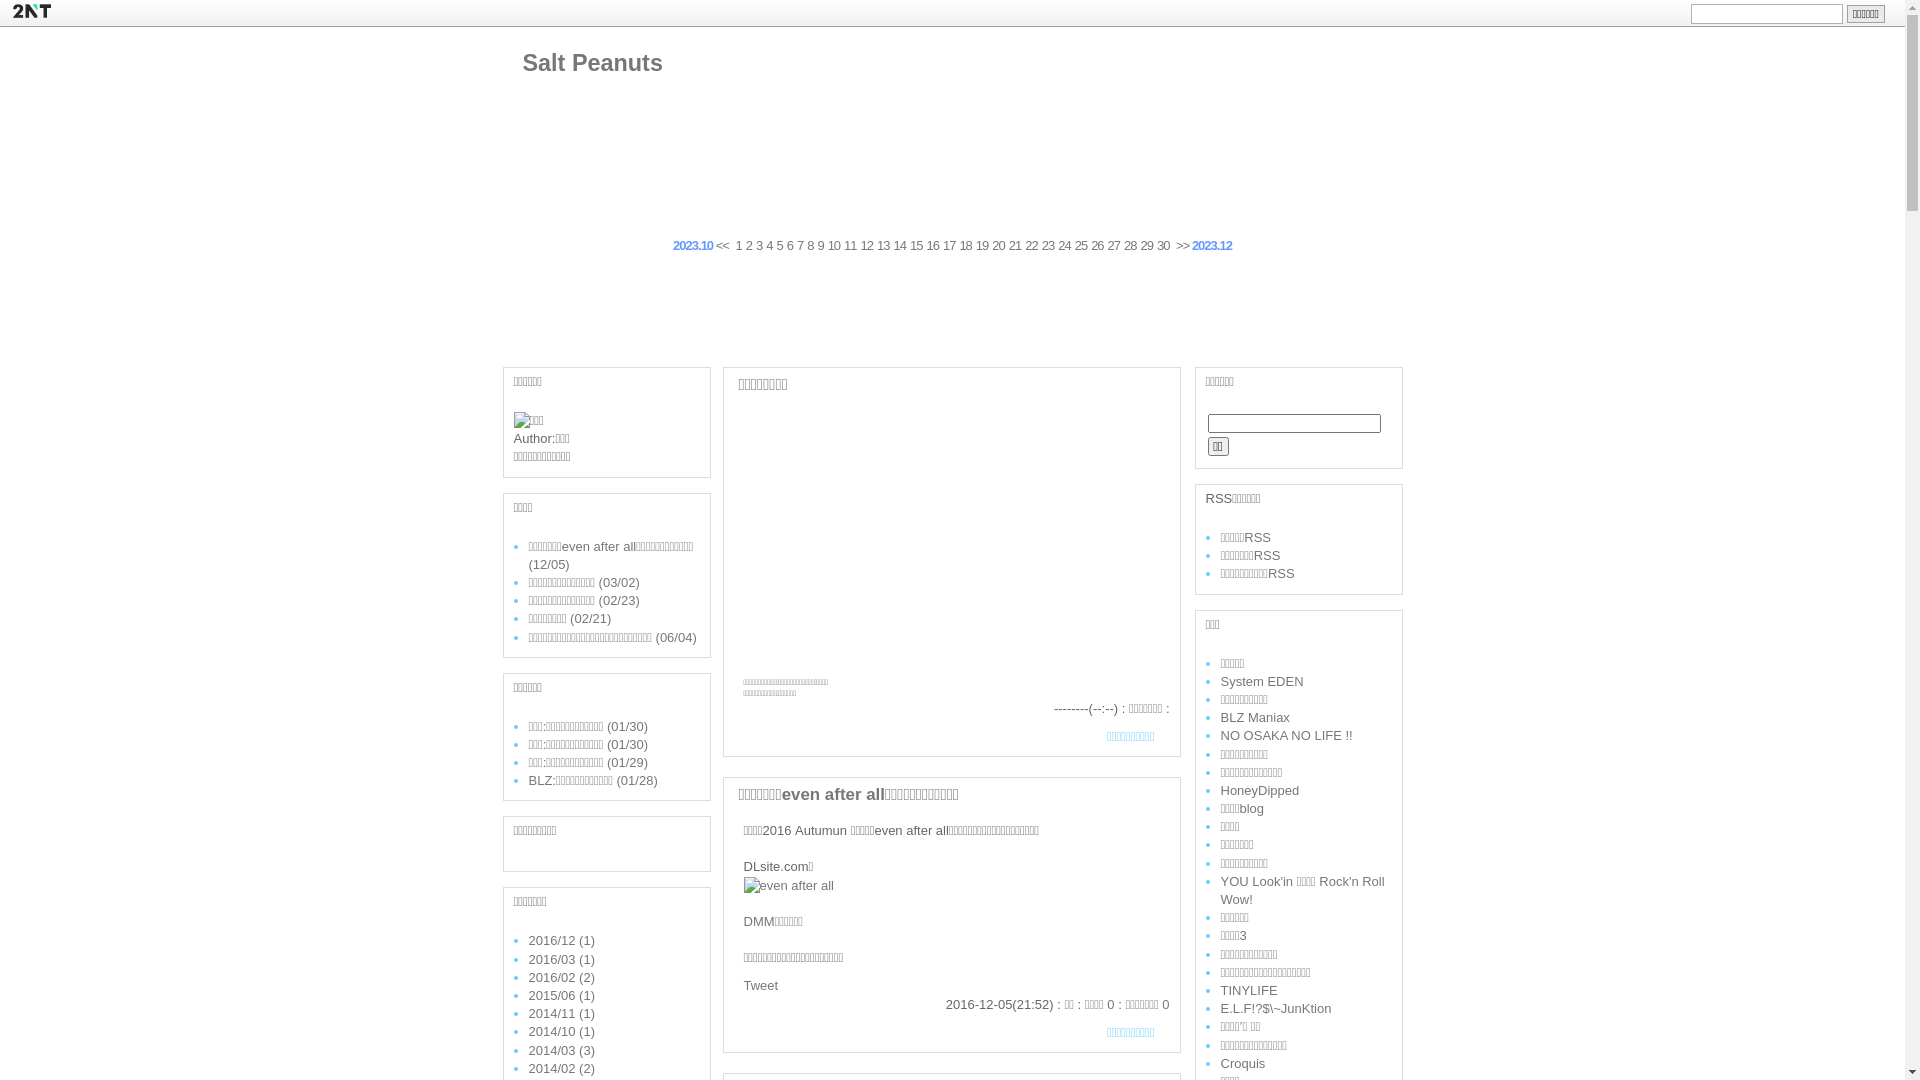 This screenshot has width=1920, height=1080. What do you see at coordinates (1286, 735) in the screenshot?
I see `'NO OSAKA NO LIFE !!'` at bounding box center [1286, 735].